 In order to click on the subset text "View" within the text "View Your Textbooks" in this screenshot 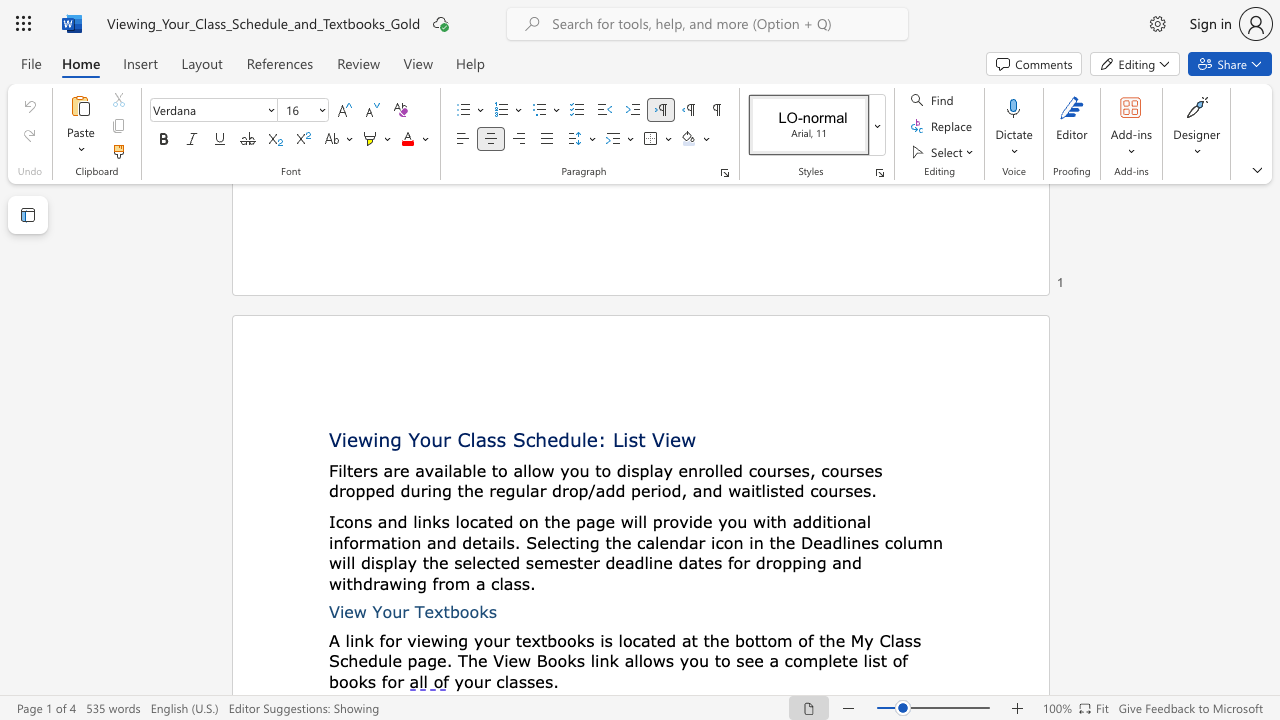, I will do `click(328, 611)`.